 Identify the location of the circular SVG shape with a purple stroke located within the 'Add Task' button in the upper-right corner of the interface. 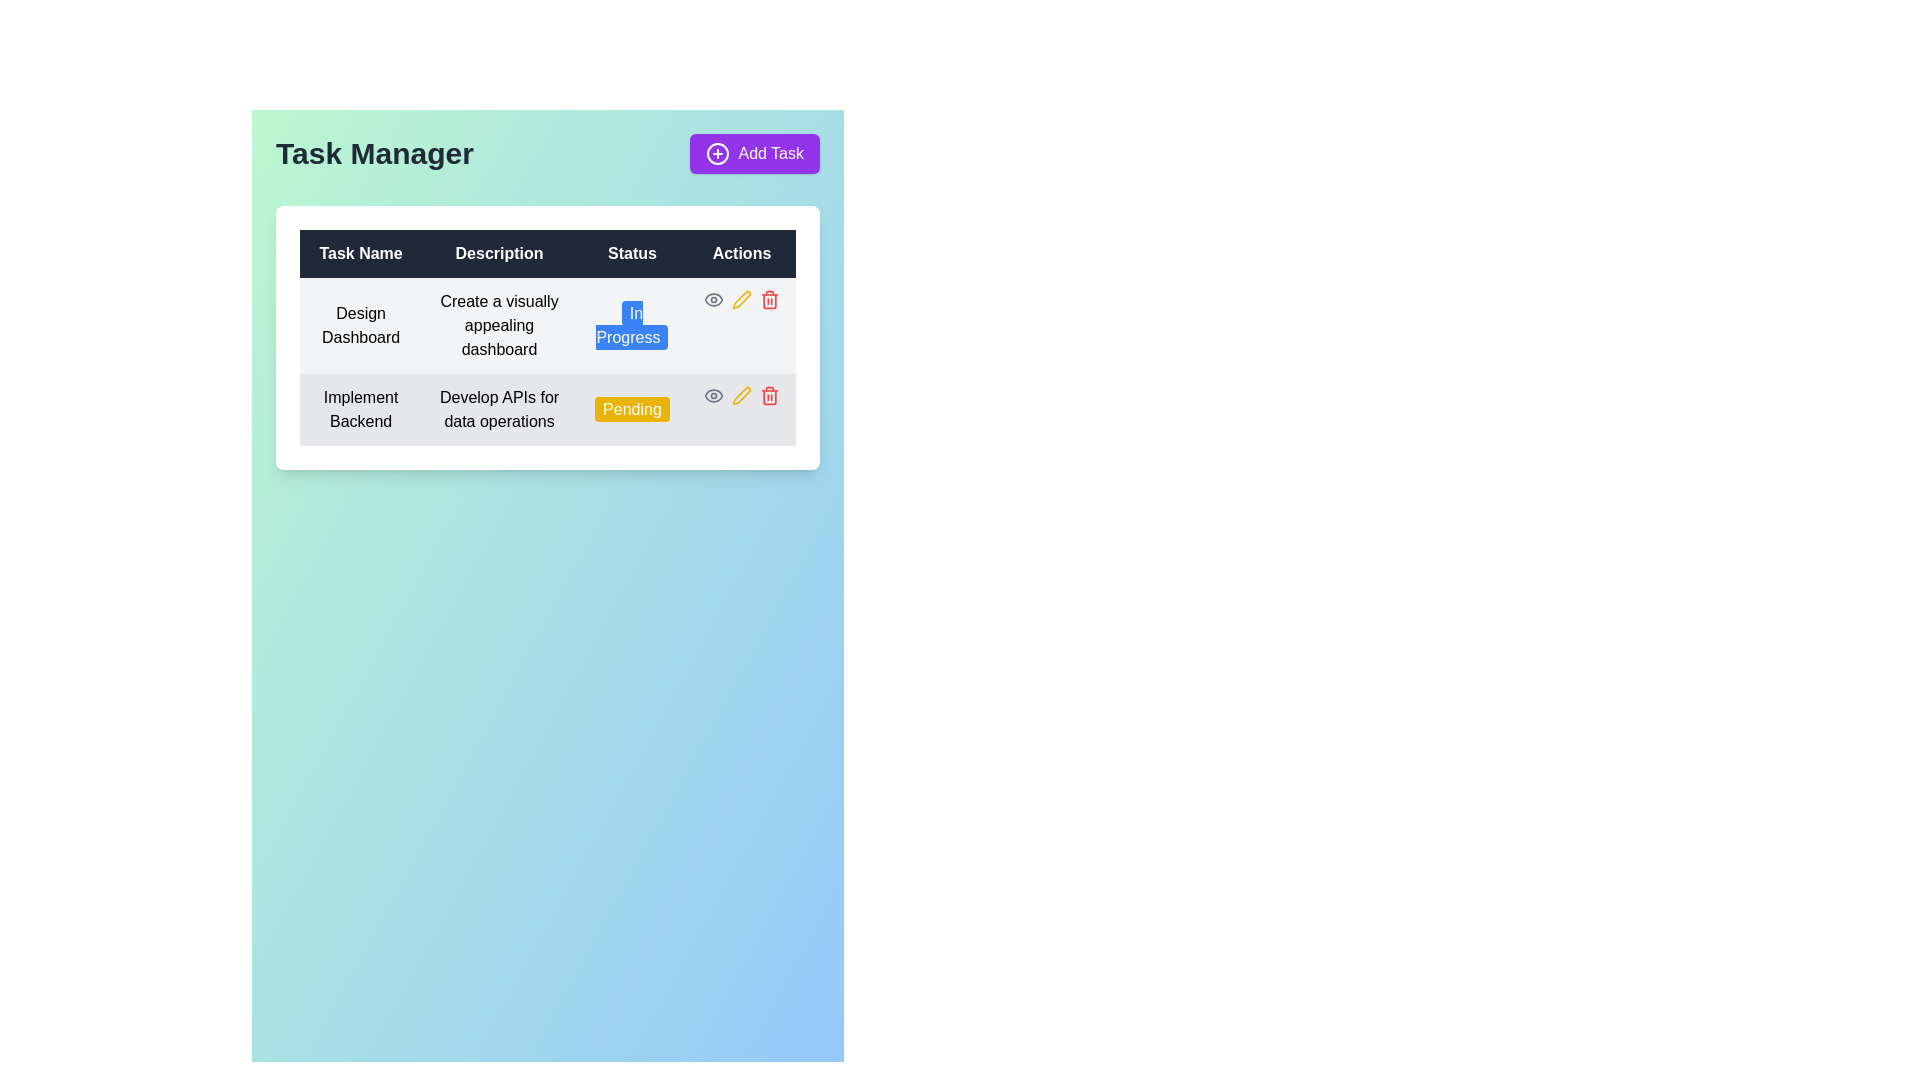
(718, 153).